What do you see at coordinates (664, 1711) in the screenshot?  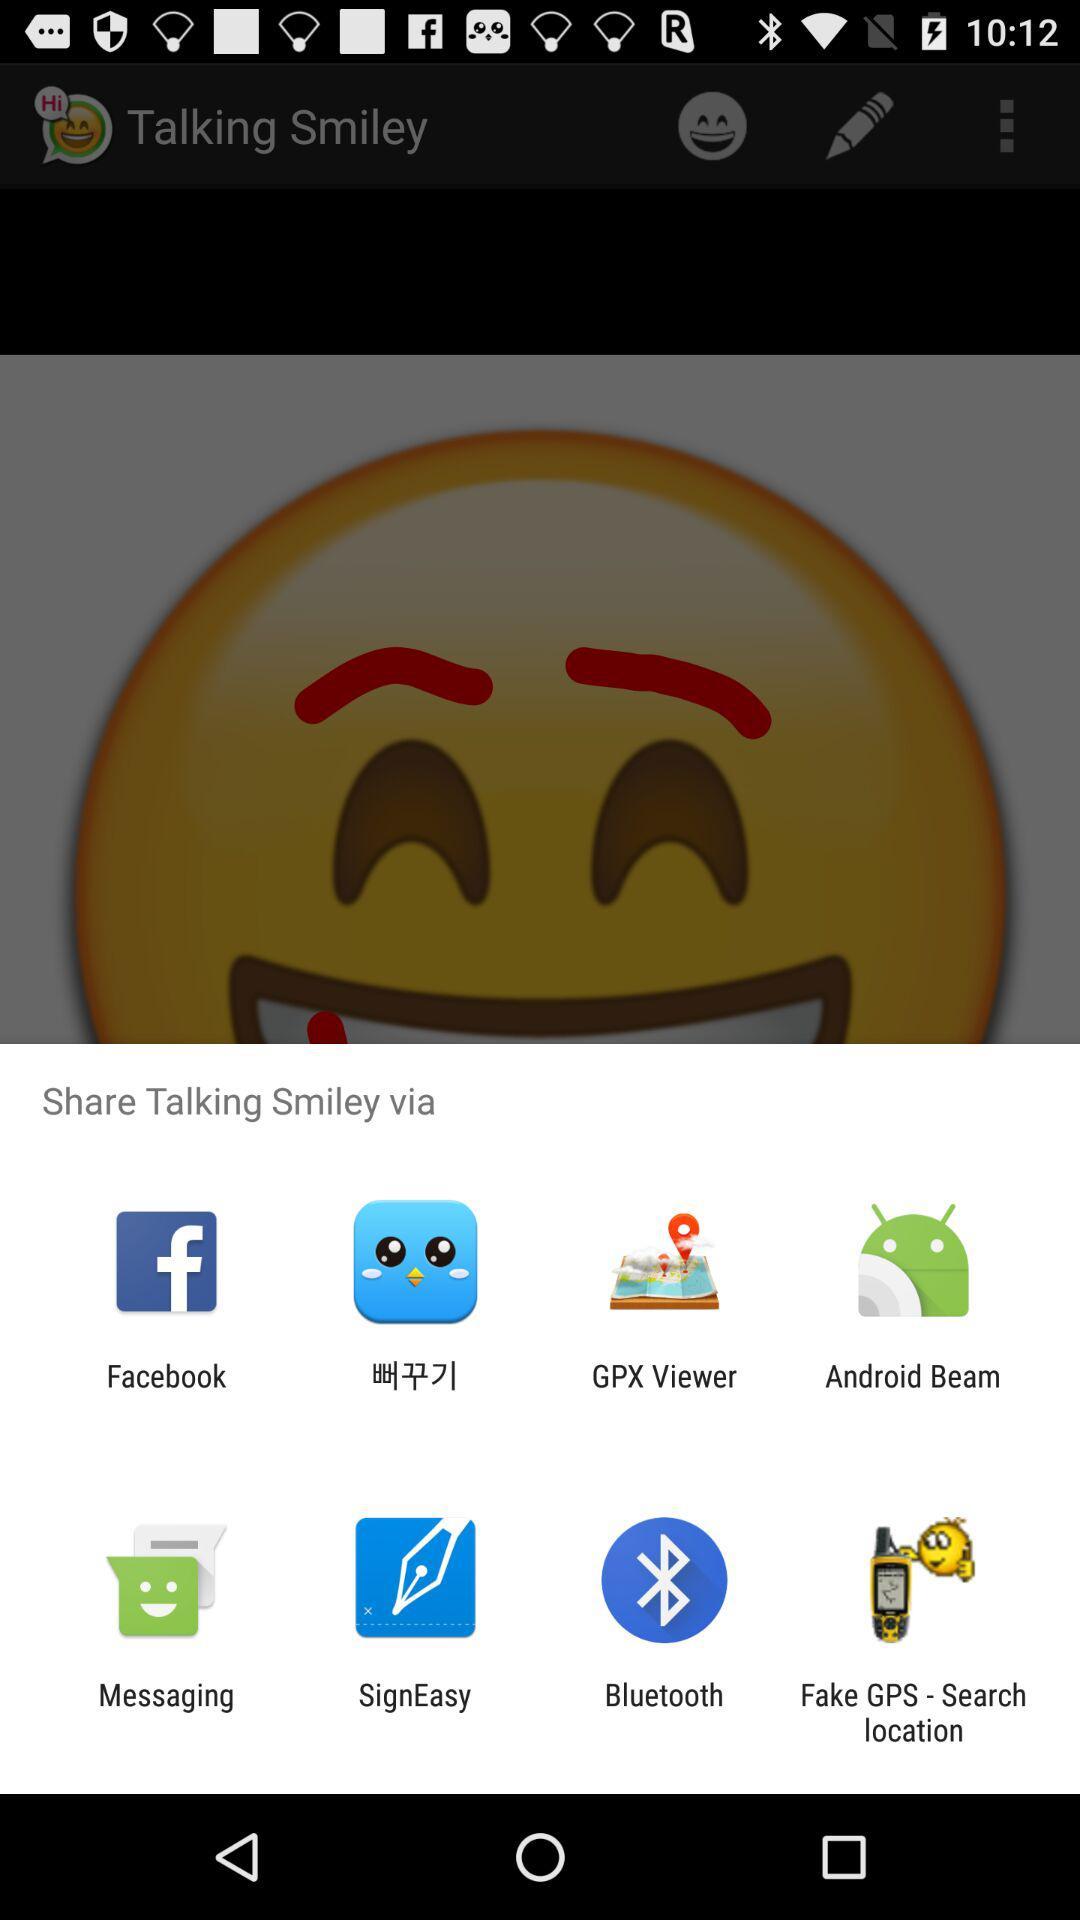 I see `bluetooth app` at bounding box center [664, 1711].